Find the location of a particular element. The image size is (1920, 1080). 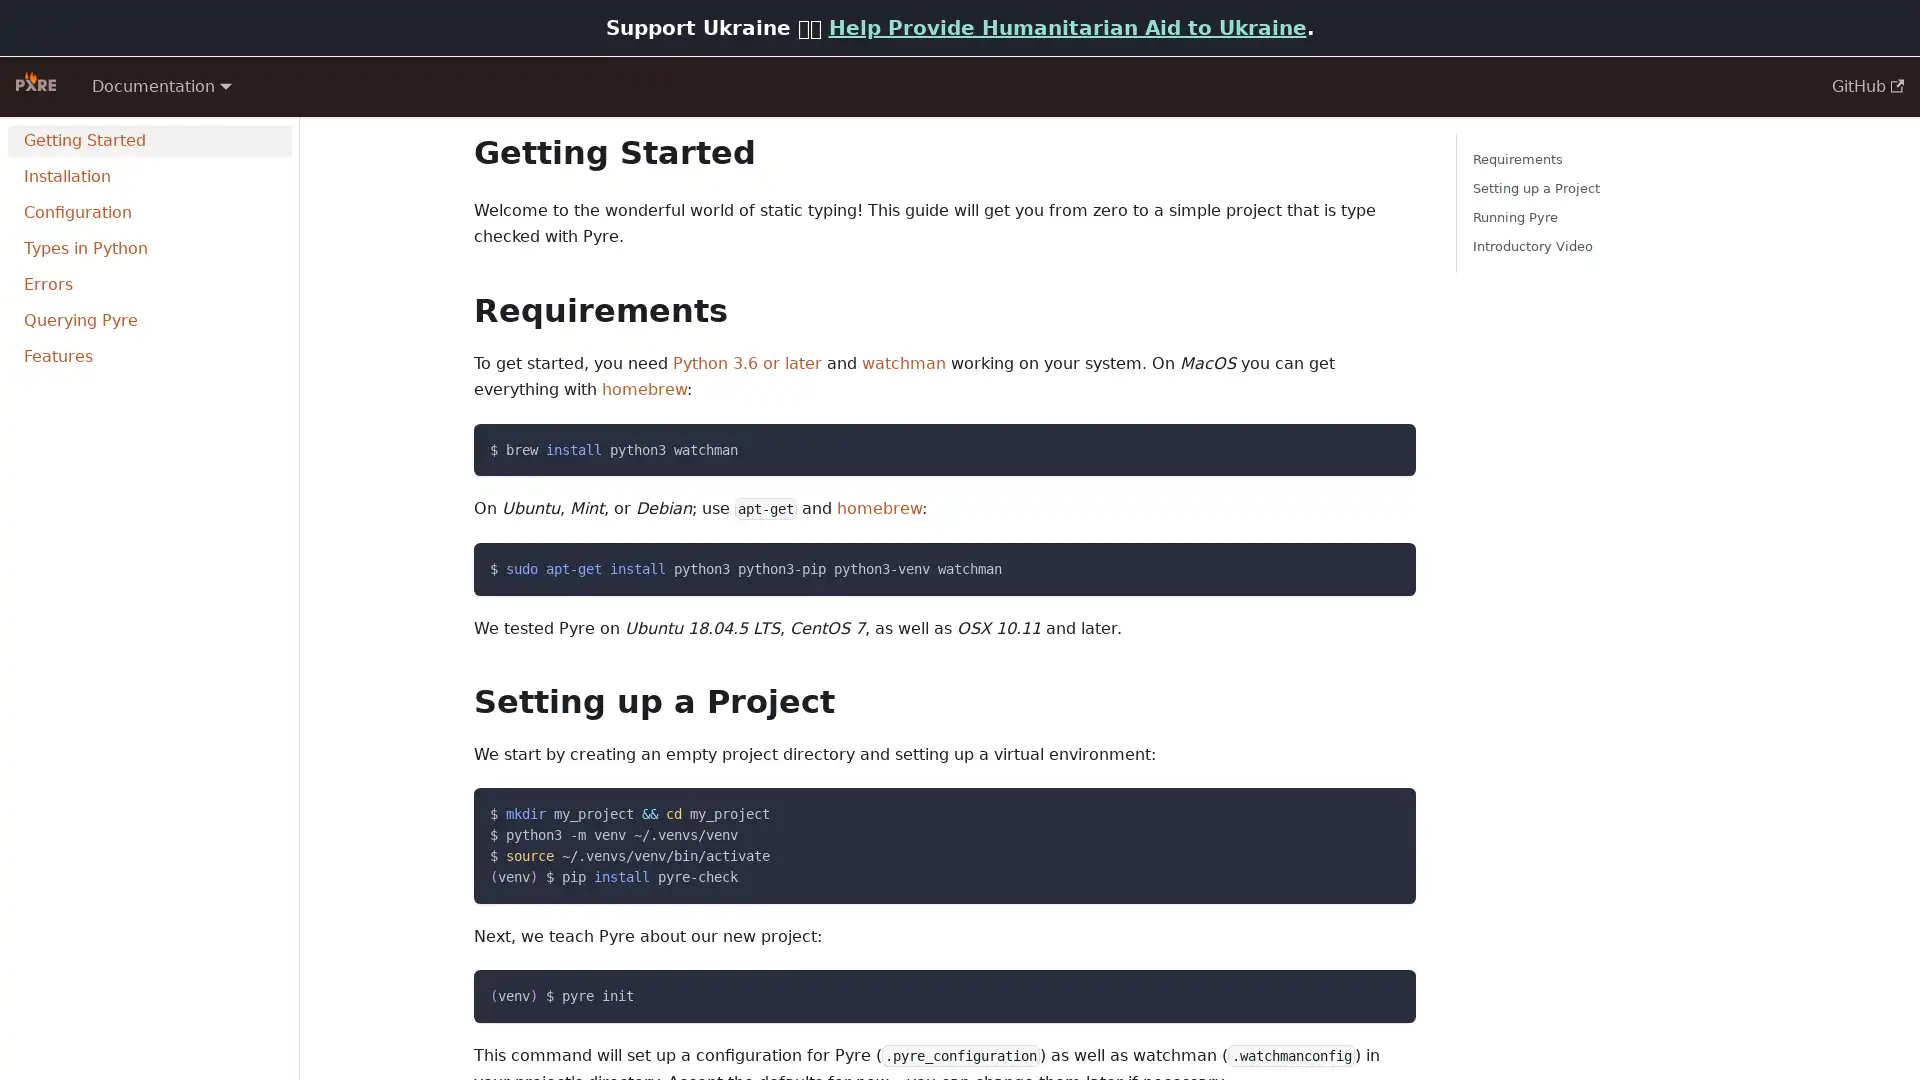

Copy code to clipboard is located at coordinates (1382, 563).